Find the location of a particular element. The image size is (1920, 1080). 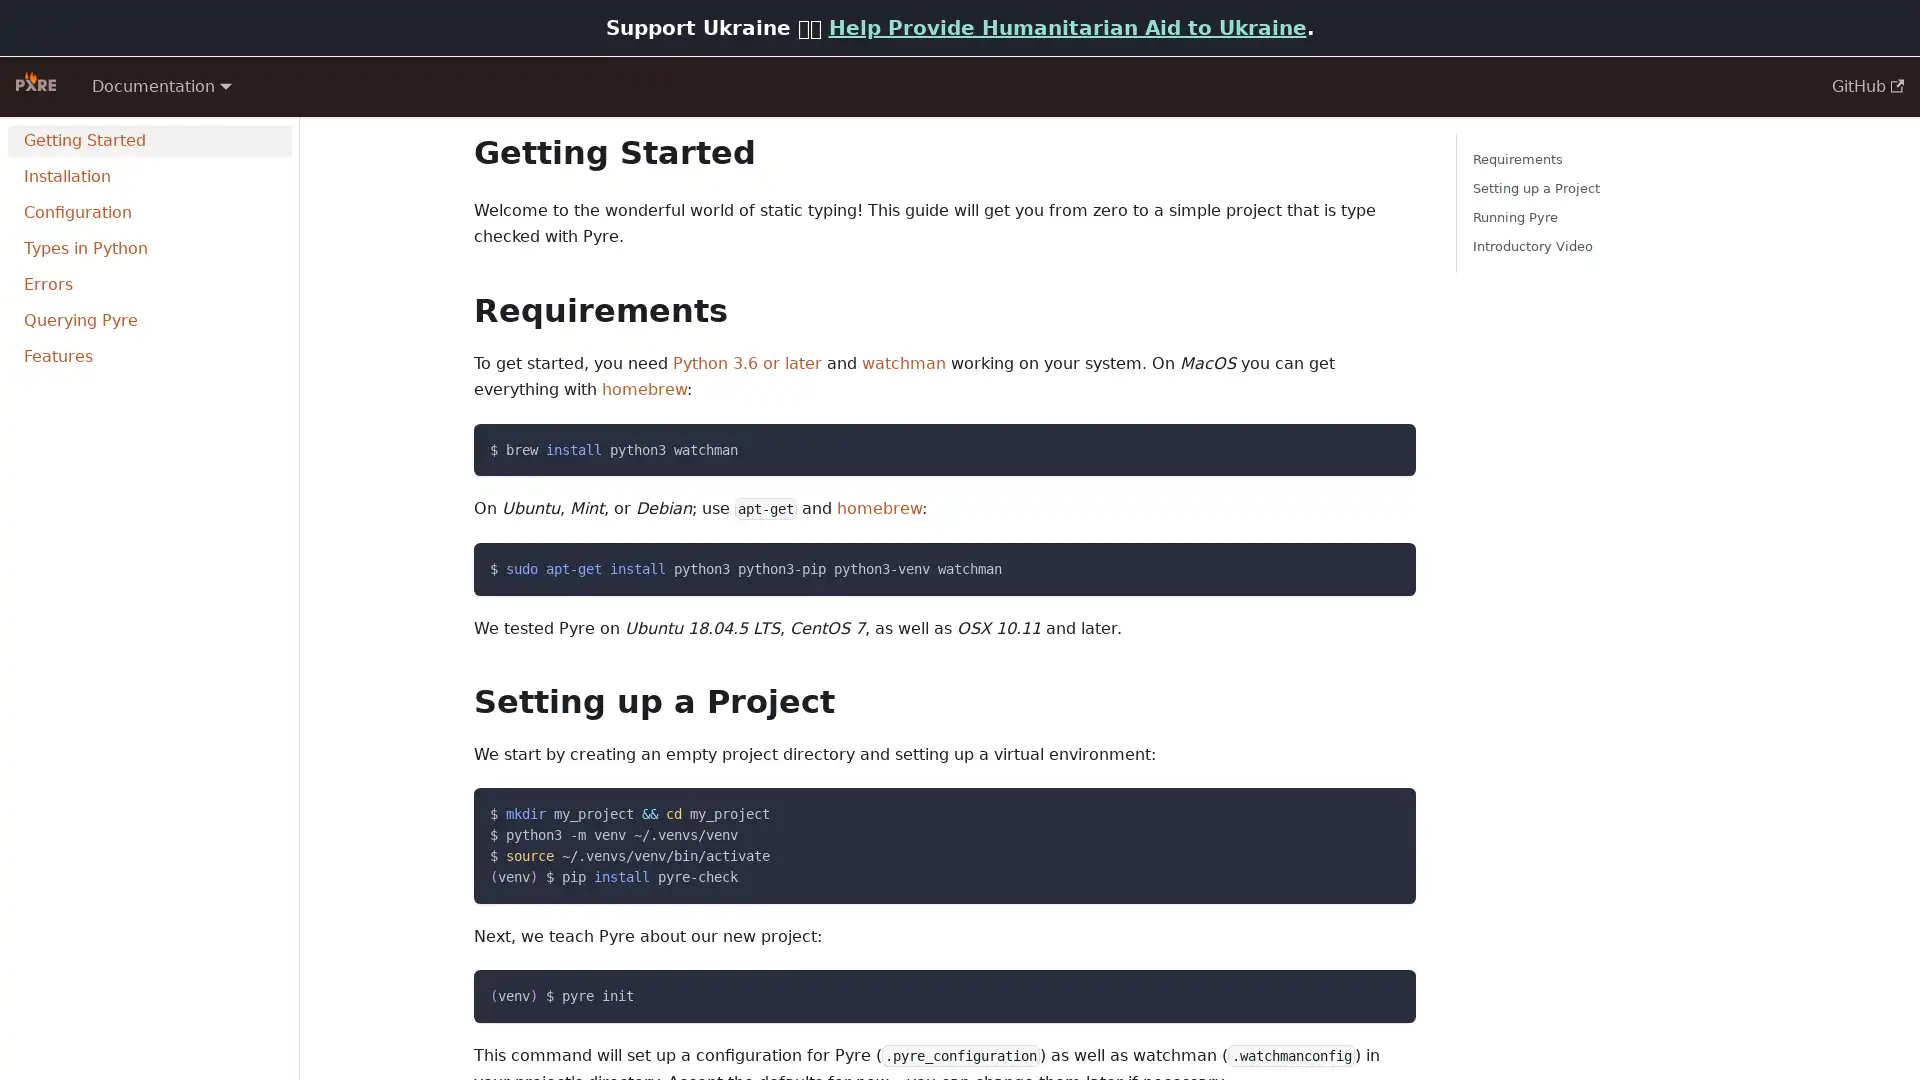

Copy code to clipboard is located at coordinates (1382, 563).